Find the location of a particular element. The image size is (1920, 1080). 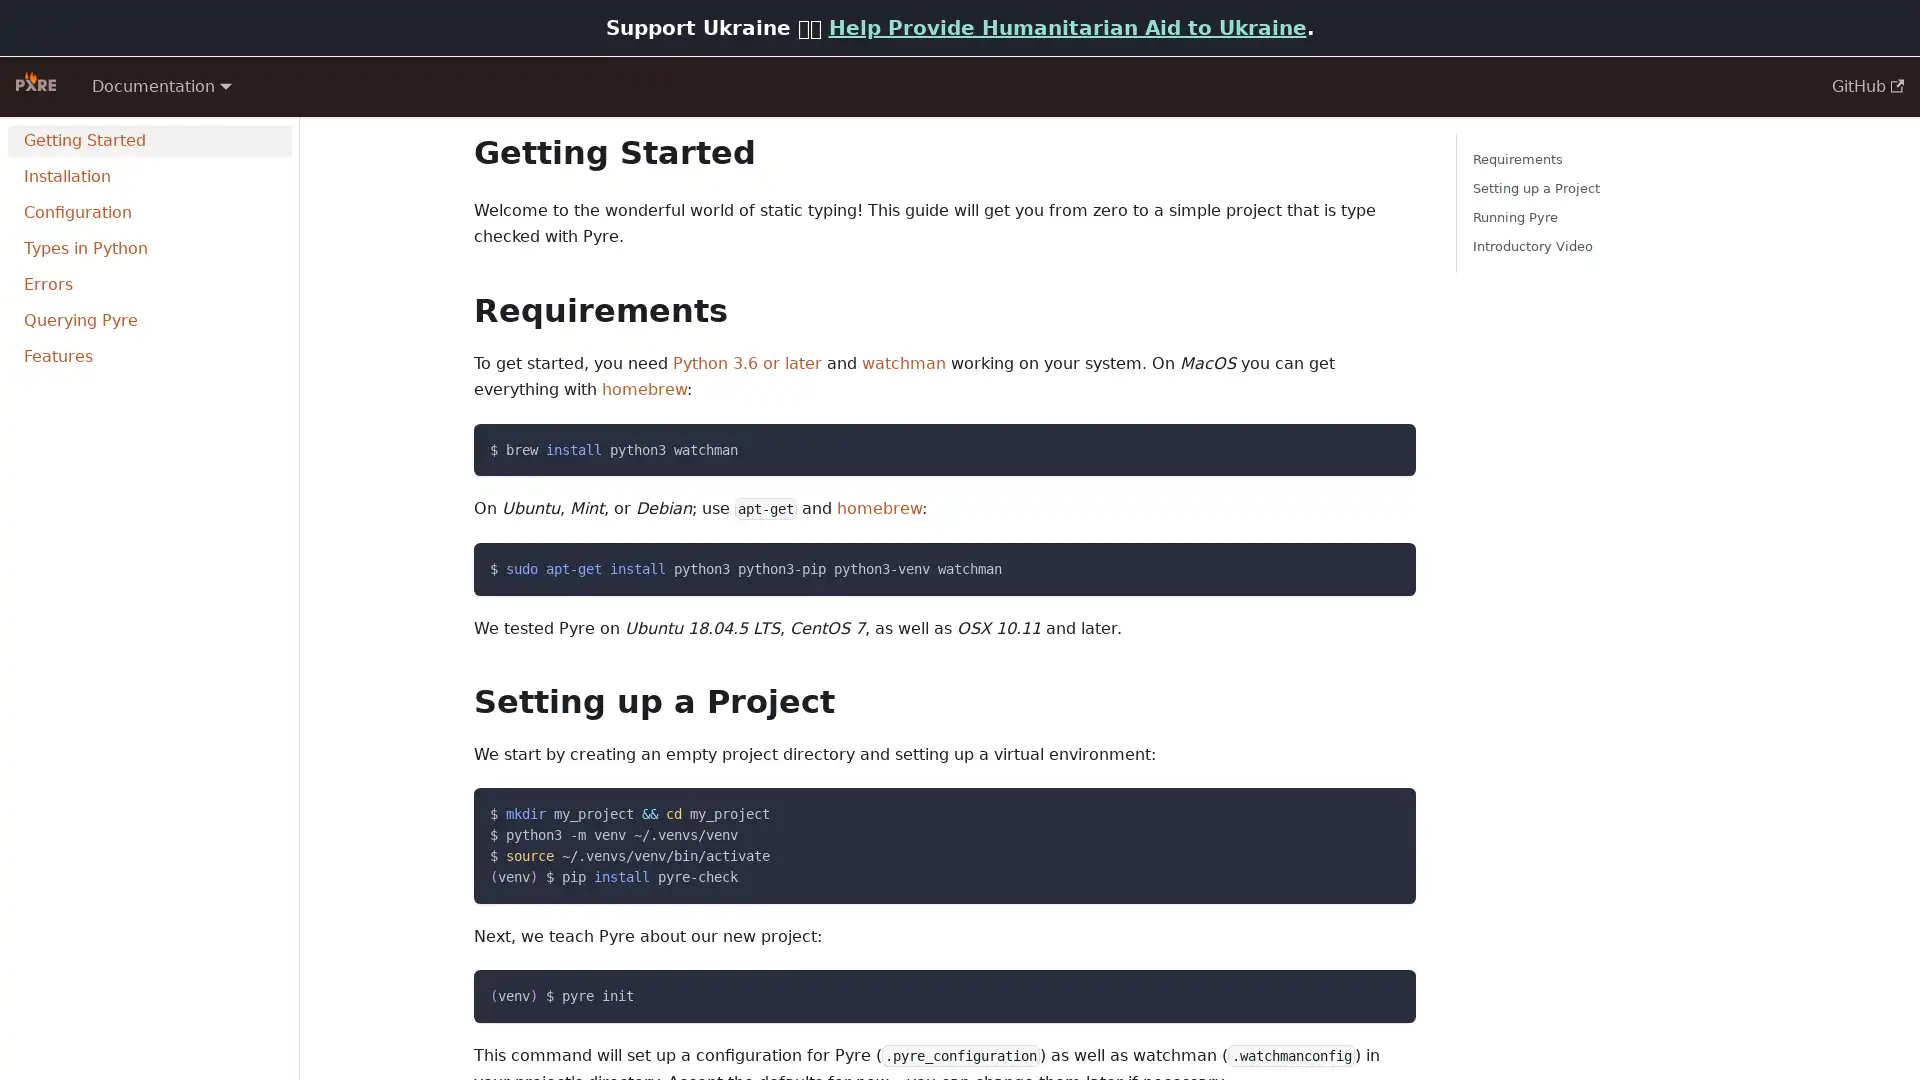

Copy code to clipboard is located at coordinates (1382, 563).